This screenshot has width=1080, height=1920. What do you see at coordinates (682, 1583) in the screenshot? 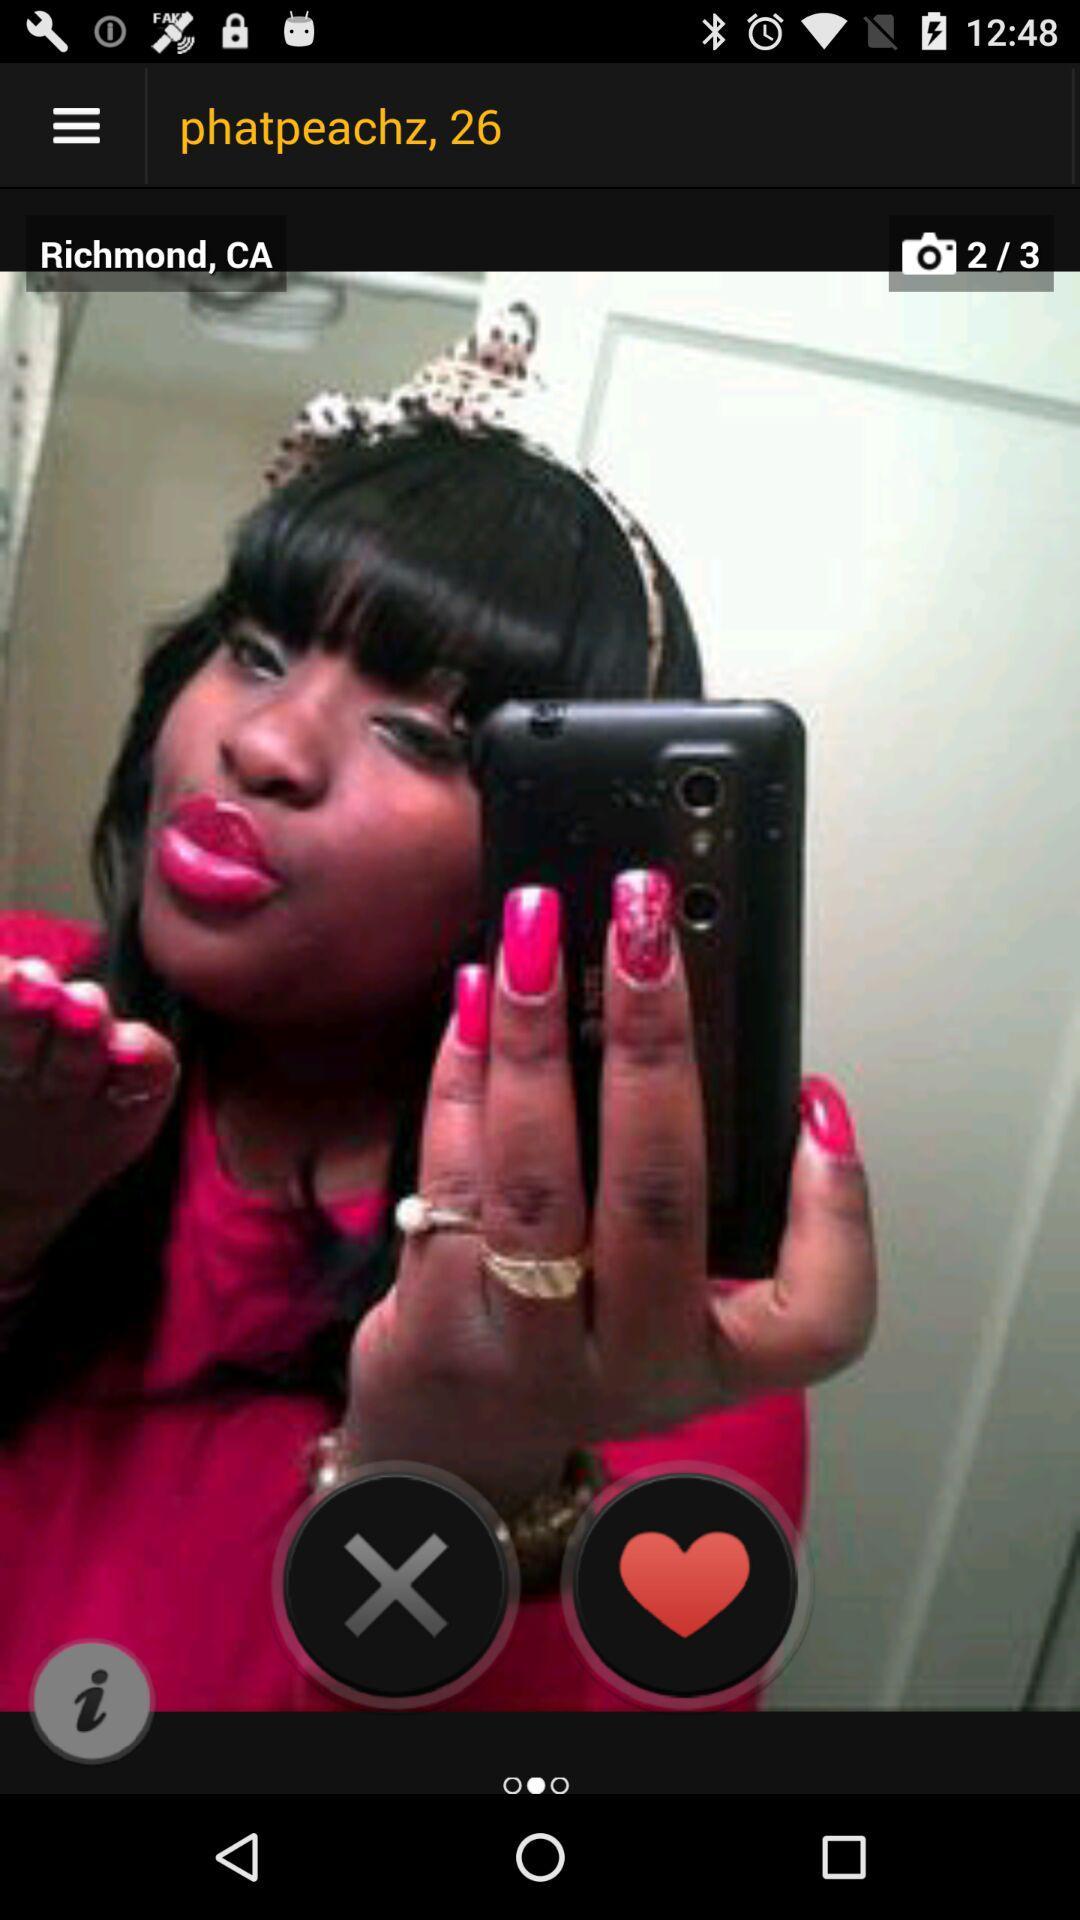
I see `like the photo` at bounding box center [682, 1583].